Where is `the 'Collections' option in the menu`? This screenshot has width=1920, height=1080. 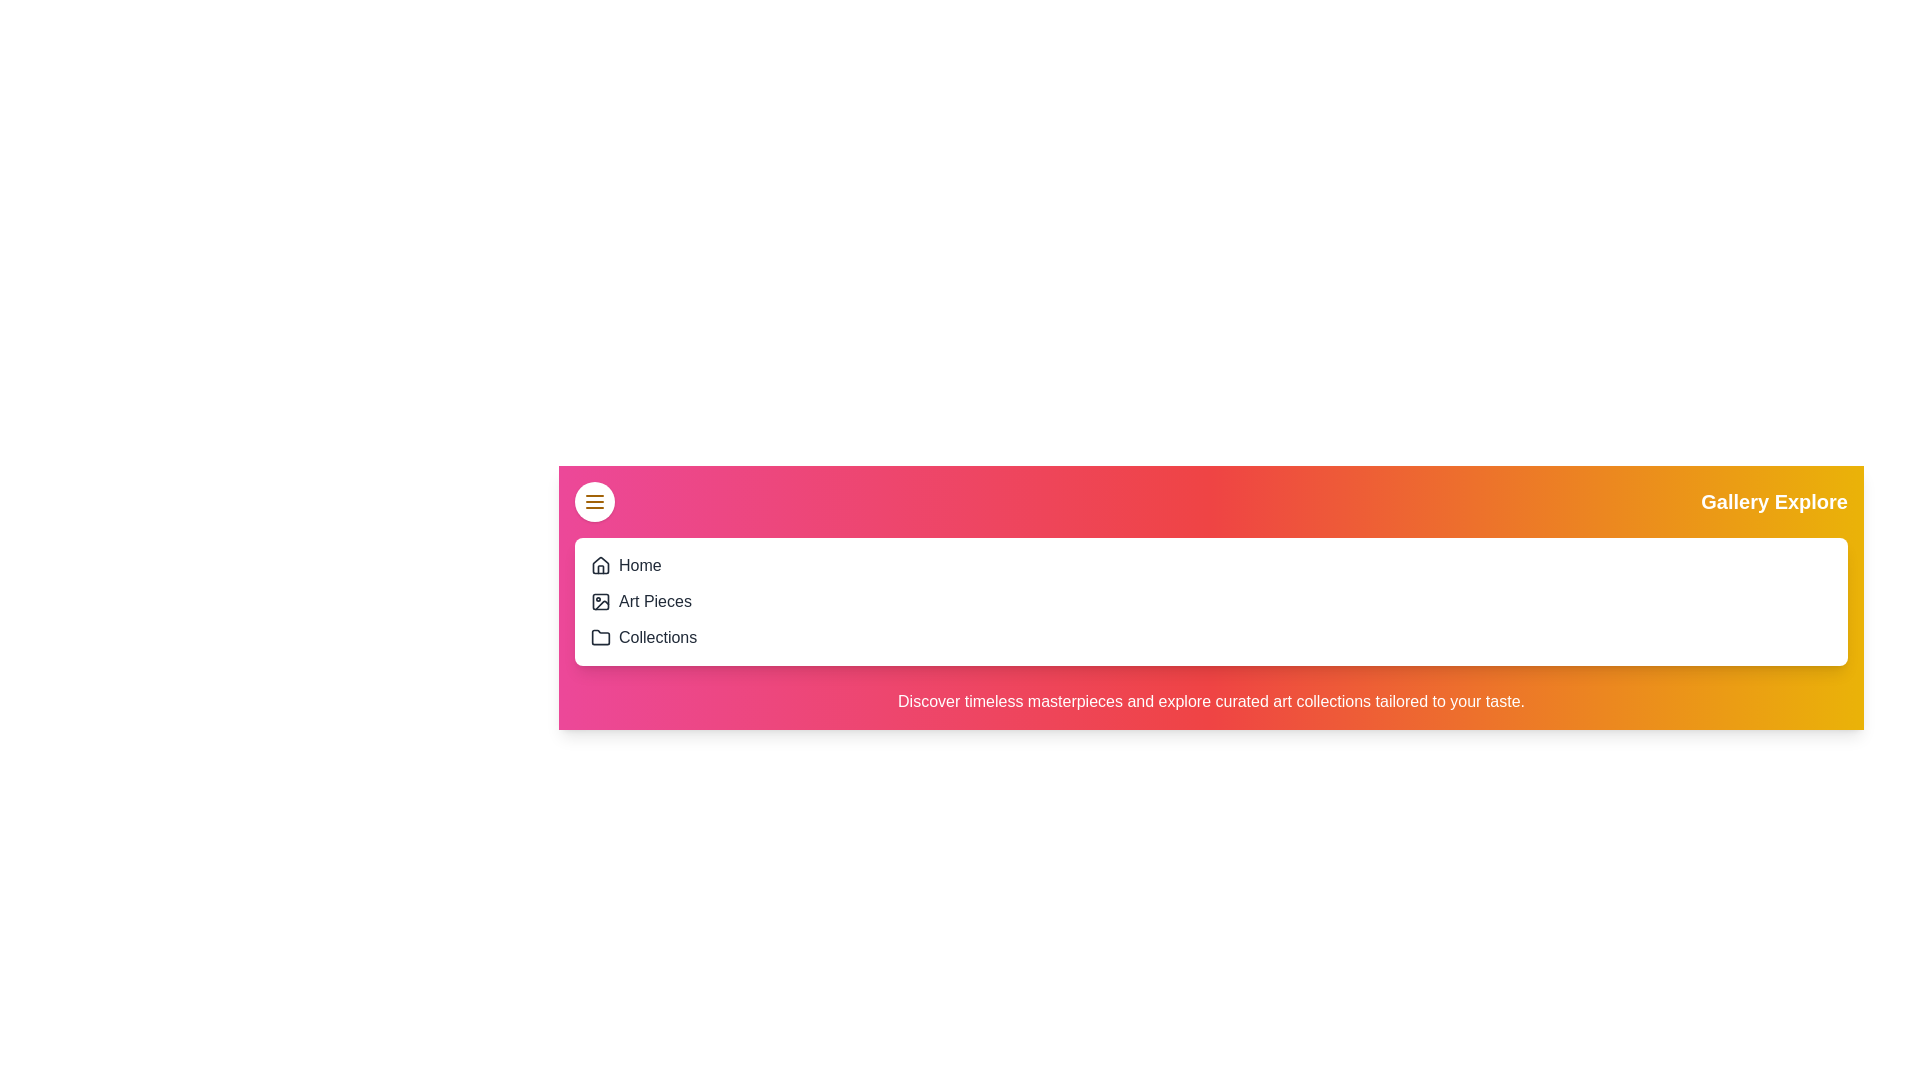
the 'Collections' option in the menu is located at coordinates (657, 637).